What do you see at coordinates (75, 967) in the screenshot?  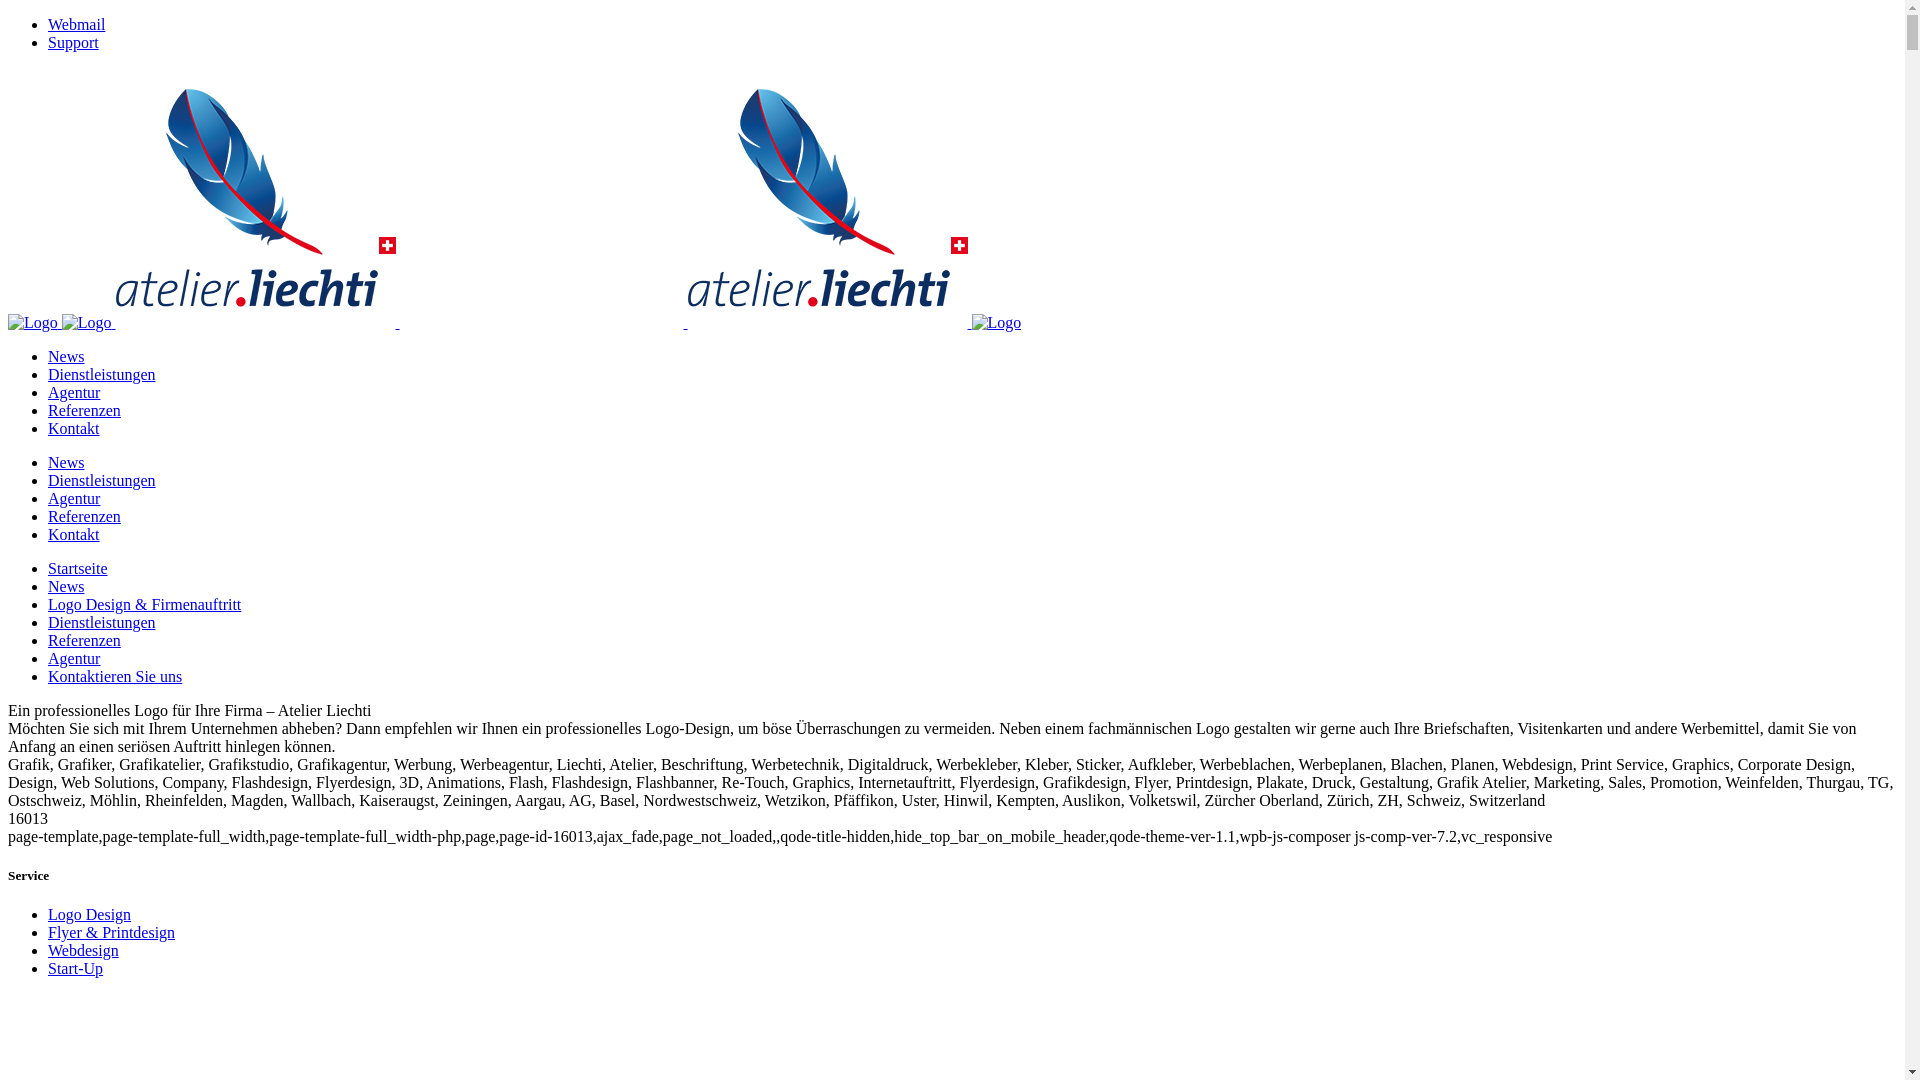 I see `'Start-Up'` at bounding box center [75, 967].